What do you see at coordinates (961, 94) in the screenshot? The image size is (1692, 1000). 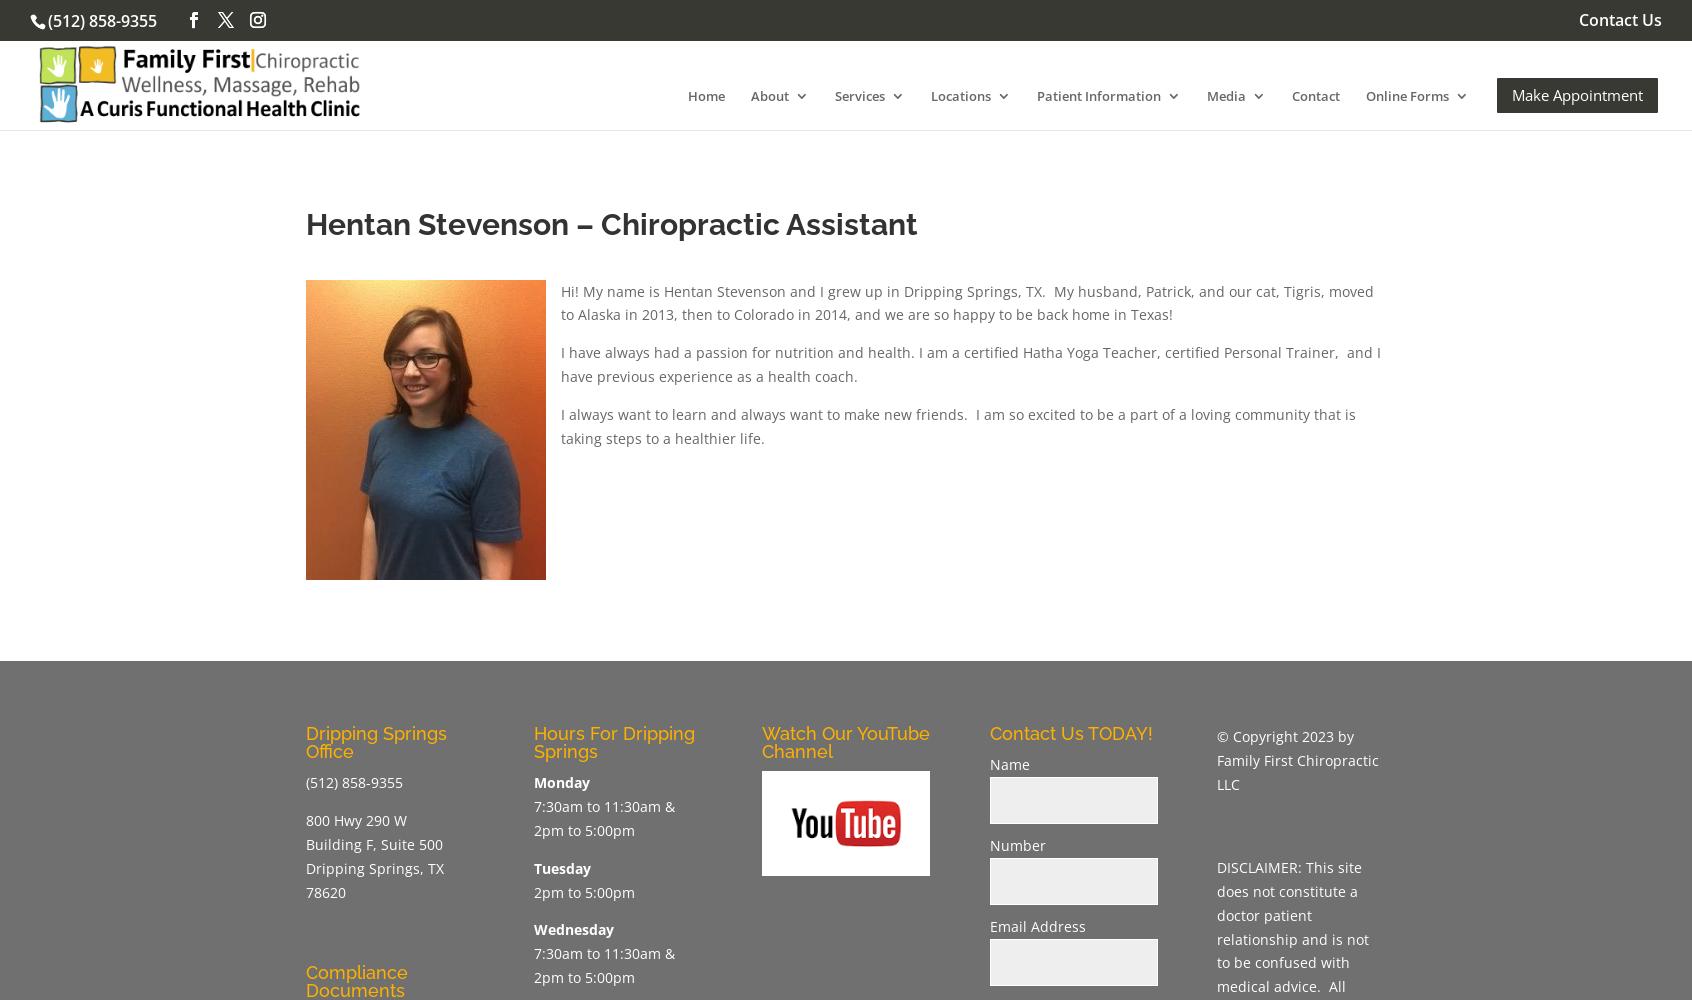 I see `'Locations'` at bounding box center [961, 94].